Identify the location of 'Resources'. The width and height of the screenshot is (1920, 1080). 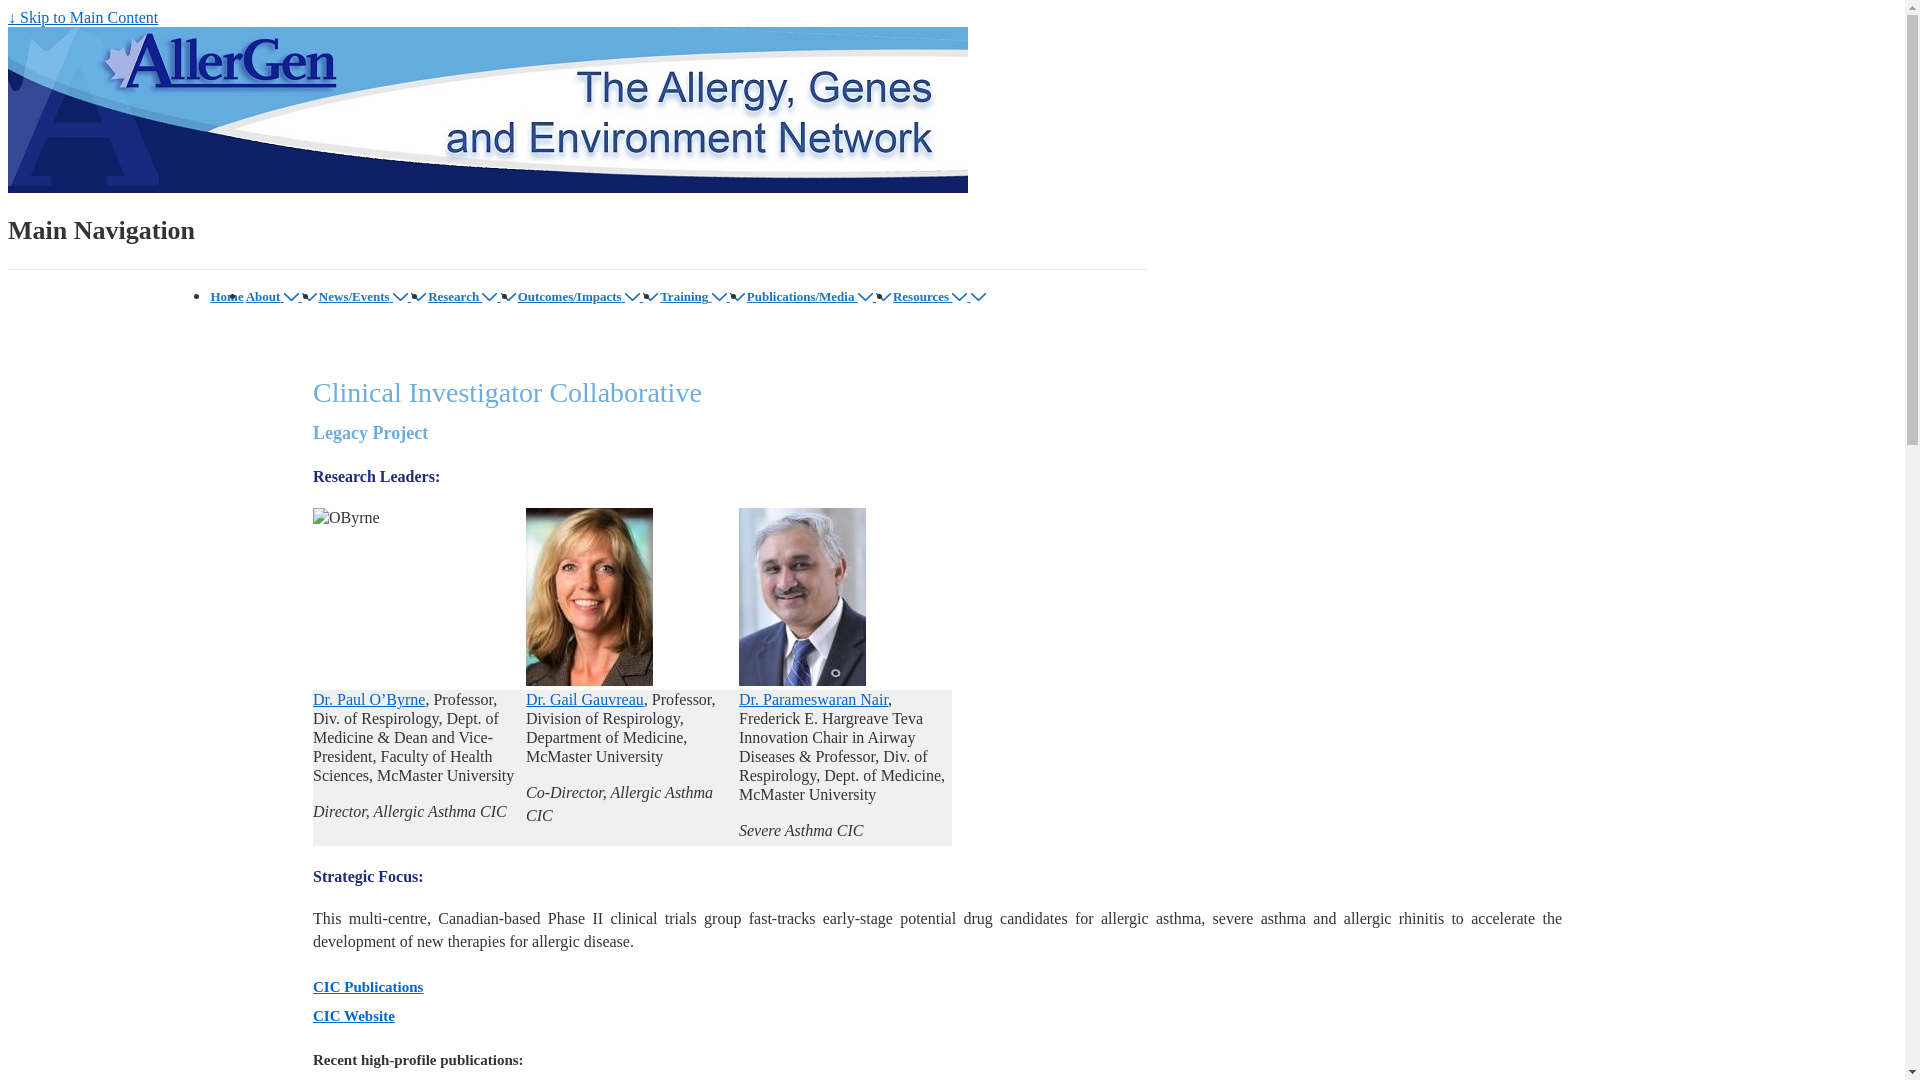
(891, 296).